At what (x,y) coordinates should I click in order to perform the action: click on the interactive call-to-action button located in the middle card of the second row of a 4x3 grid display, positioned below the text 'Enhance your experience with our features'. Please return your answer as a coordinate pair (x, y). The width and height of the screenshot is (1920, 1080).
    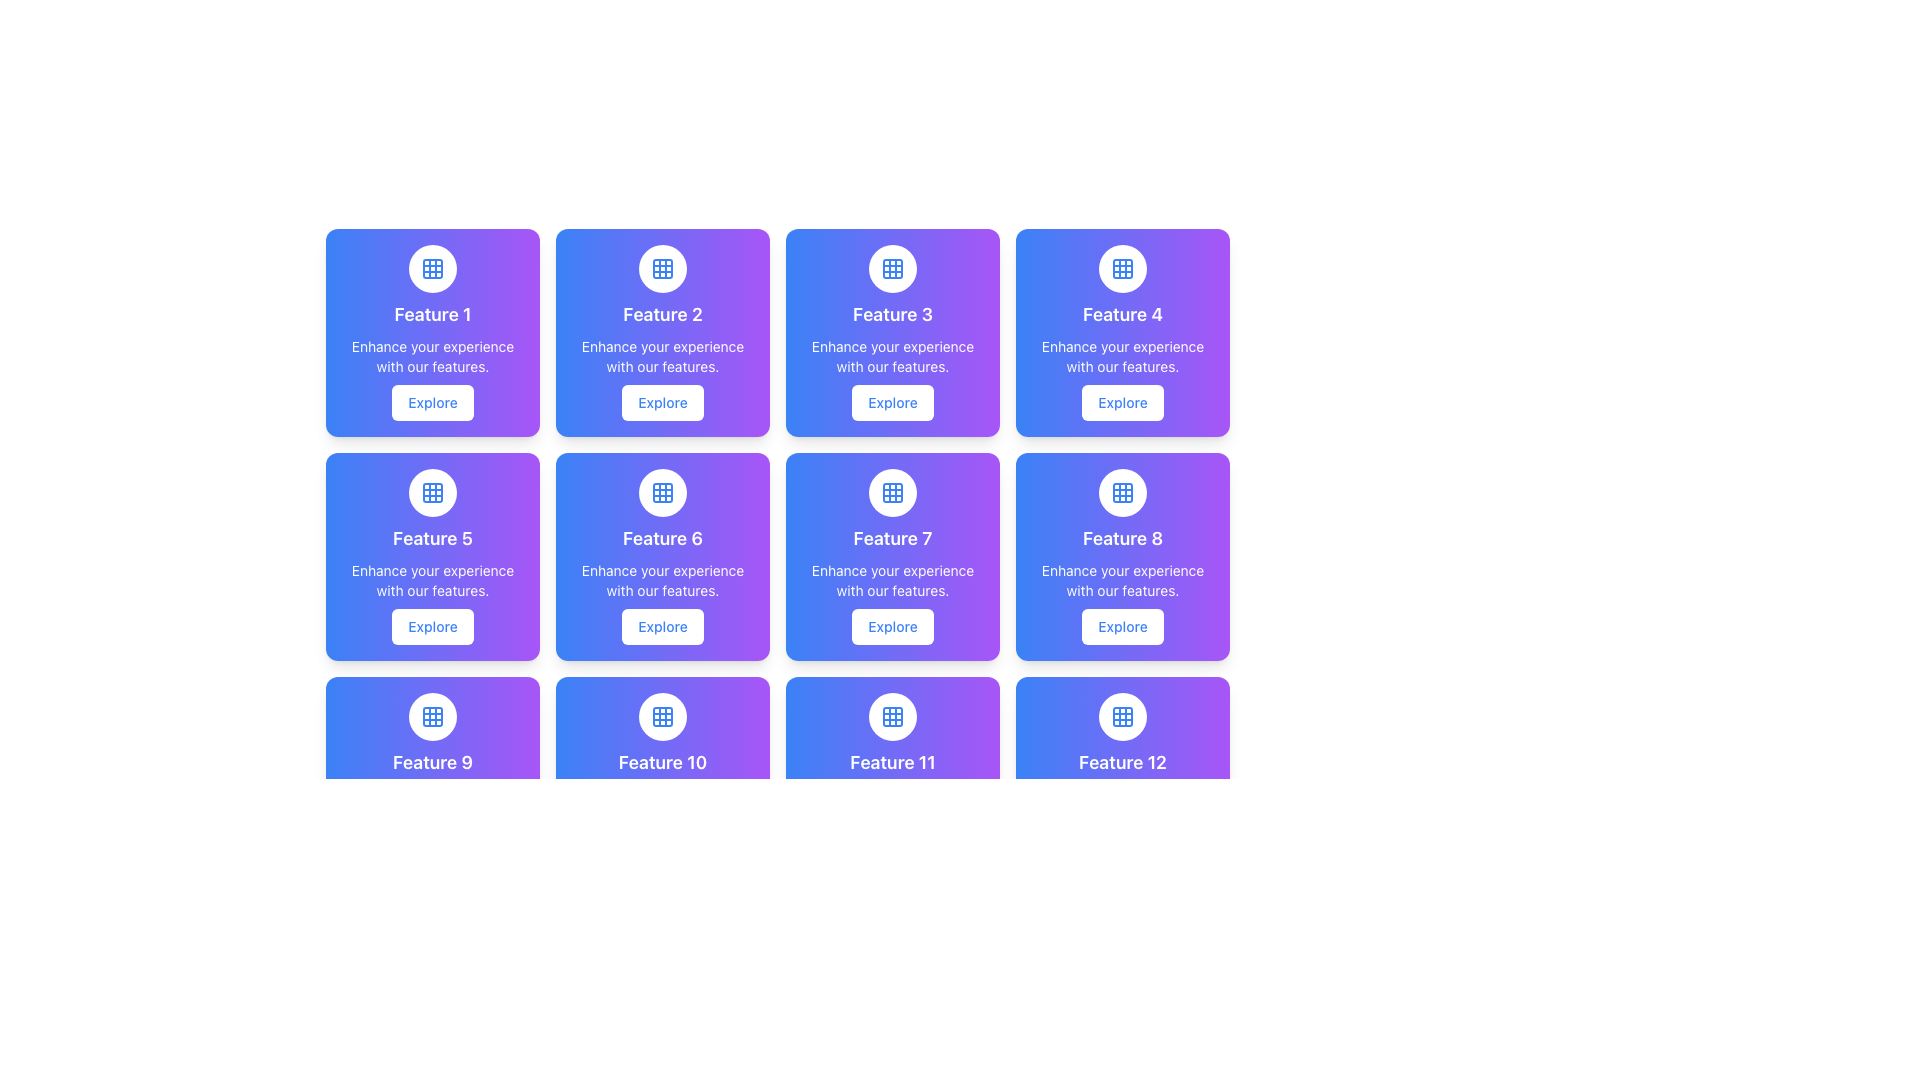
    Looking at the image, I should click on (662, 626).